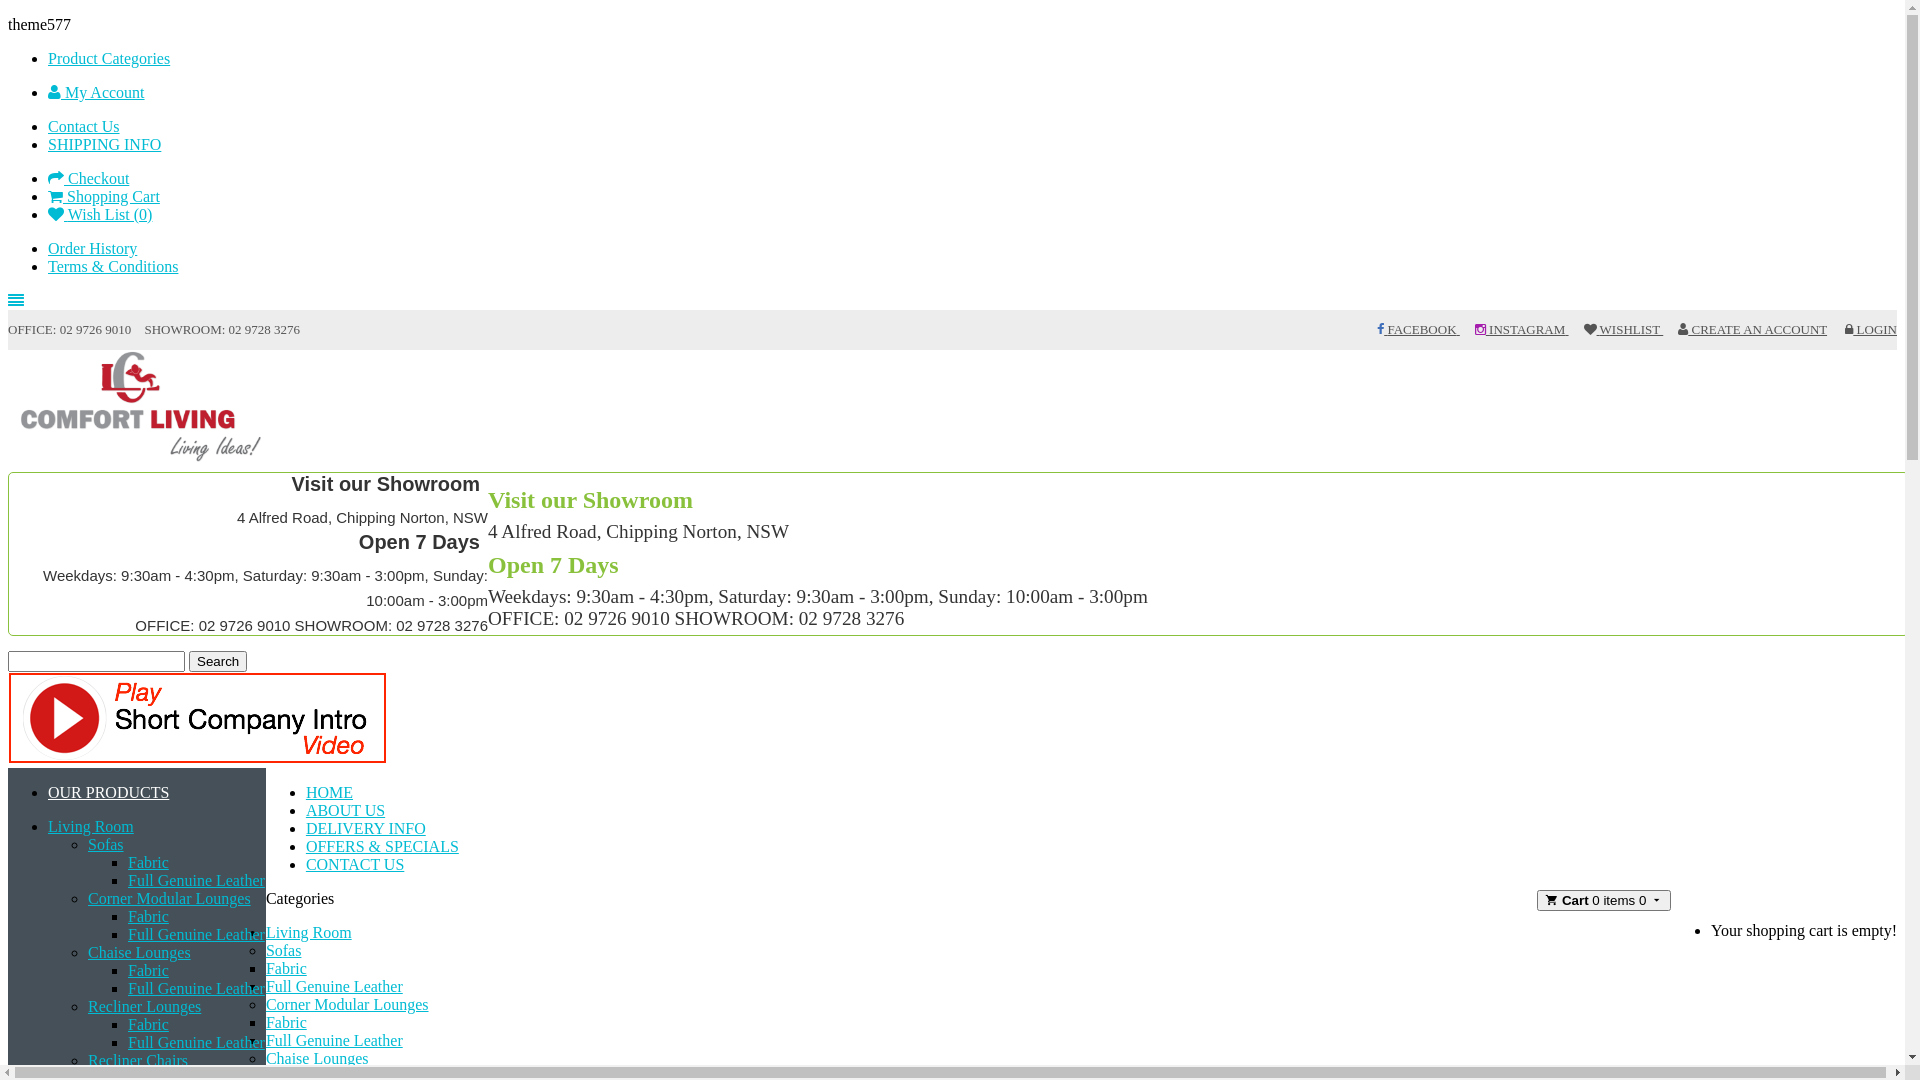 The width and height of the screenshot is (1920, 1080). Describe the element at coordinates (138, 951) in the screenshot. I see `'Chaise Lounges'` at that location.